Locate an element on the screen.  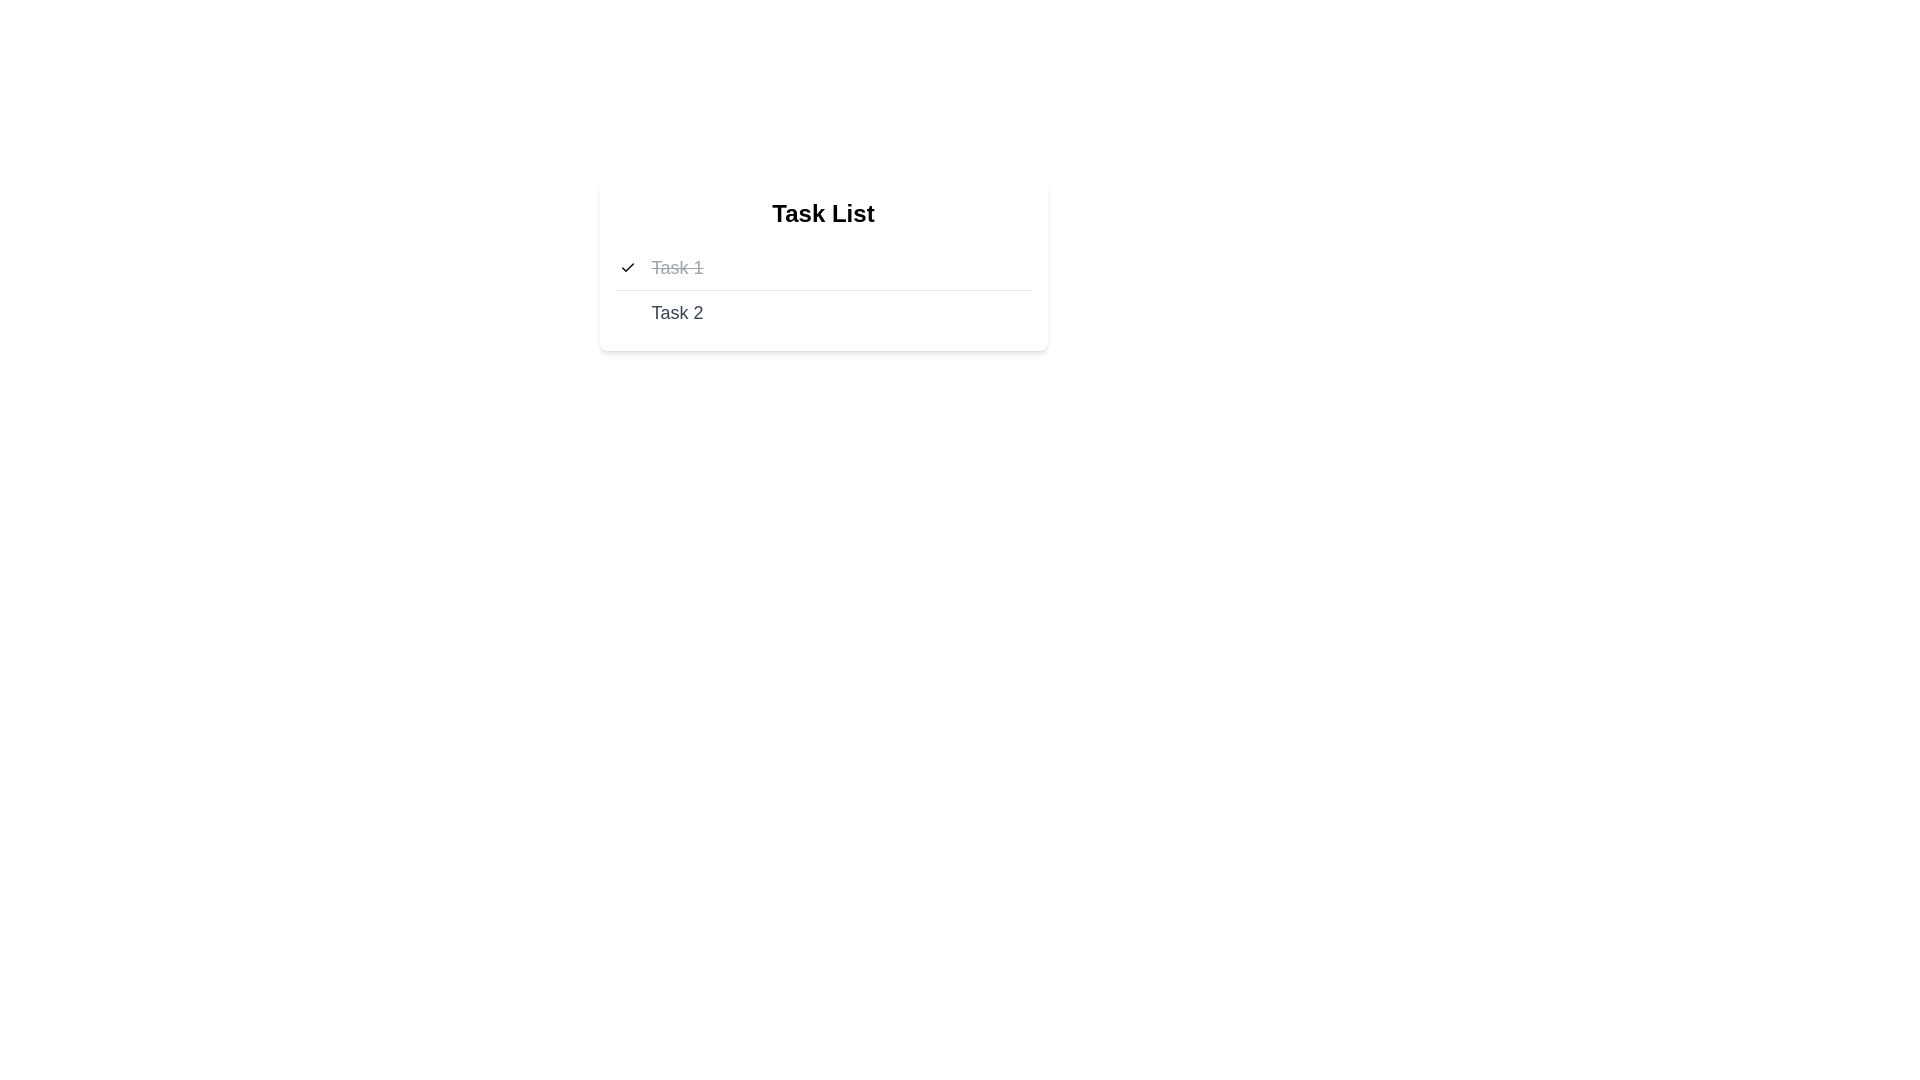
the checkbox icon with a green checkmark styled as an icon, located on the left side of 'Task 1' in the task list component is located at coordinates (626, 266).